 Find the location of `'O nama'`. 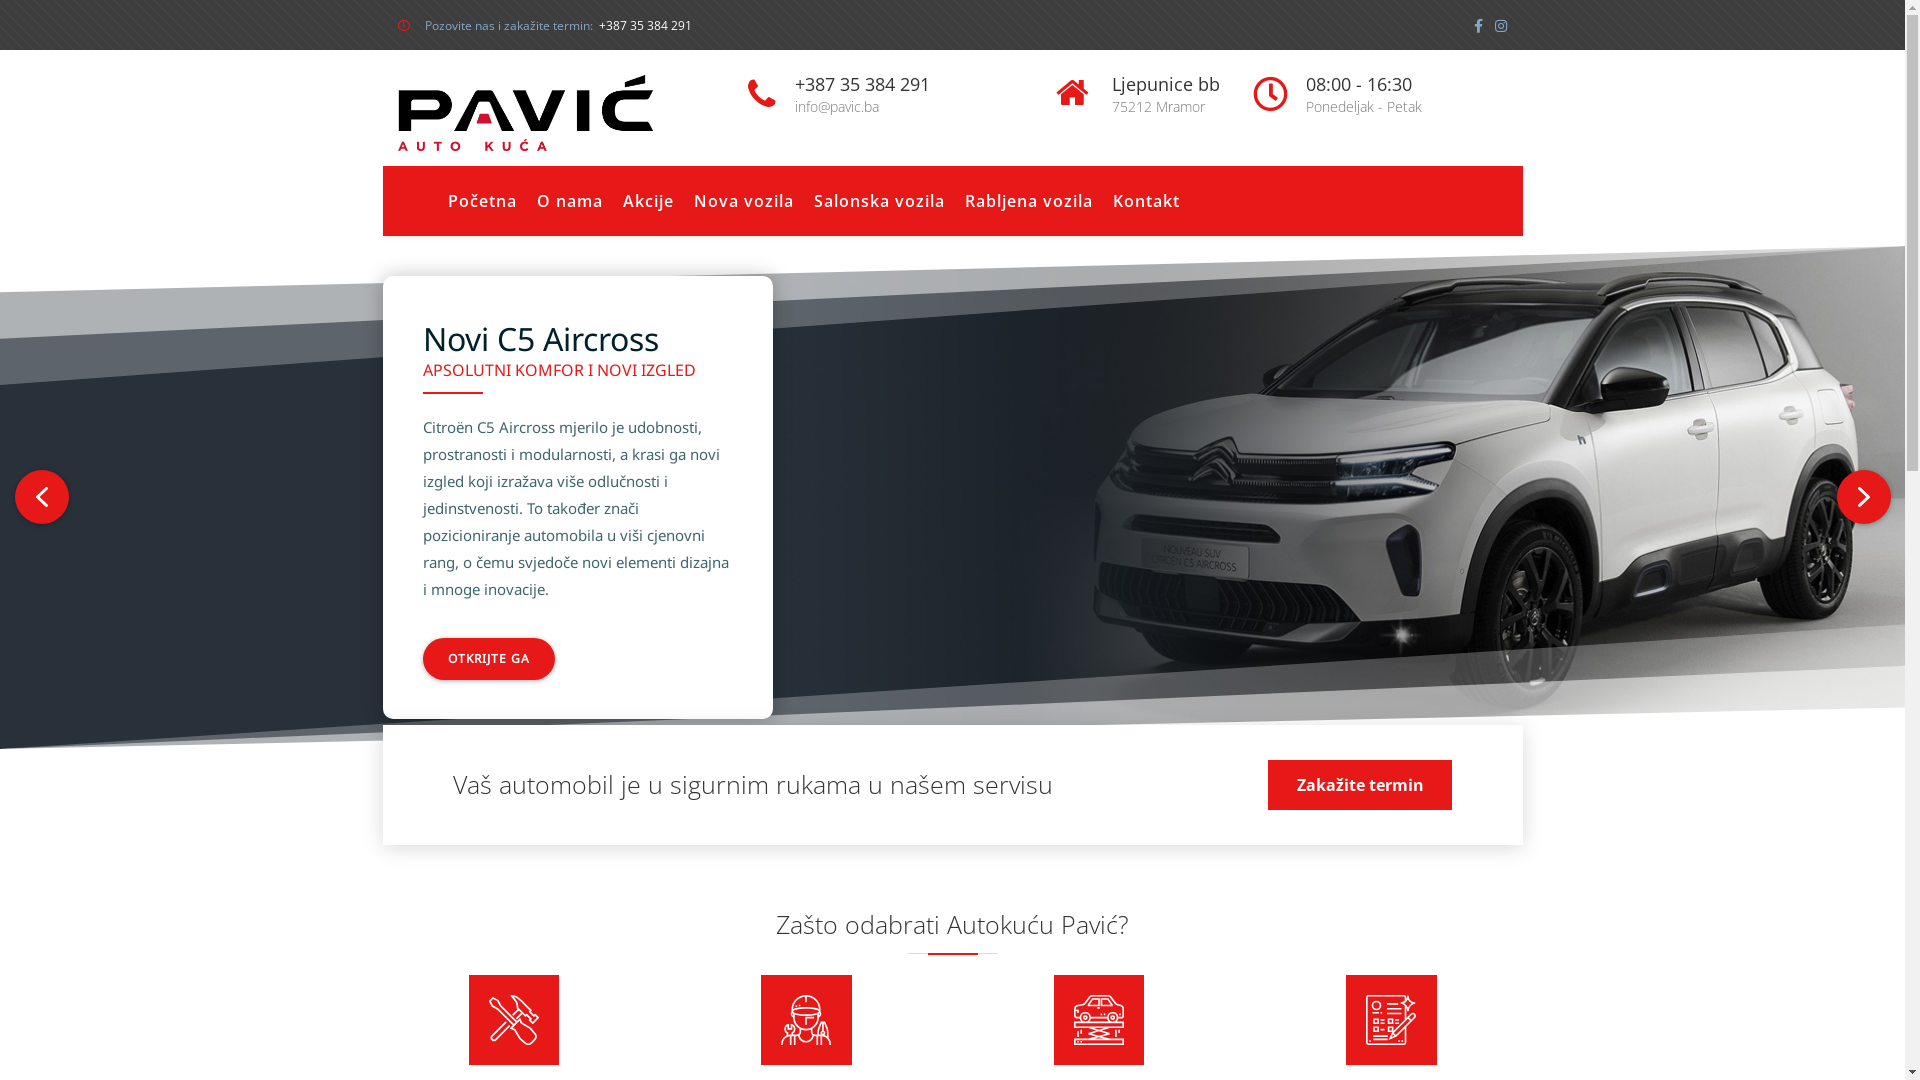

'O nama' is located at coordinates (568, 200).